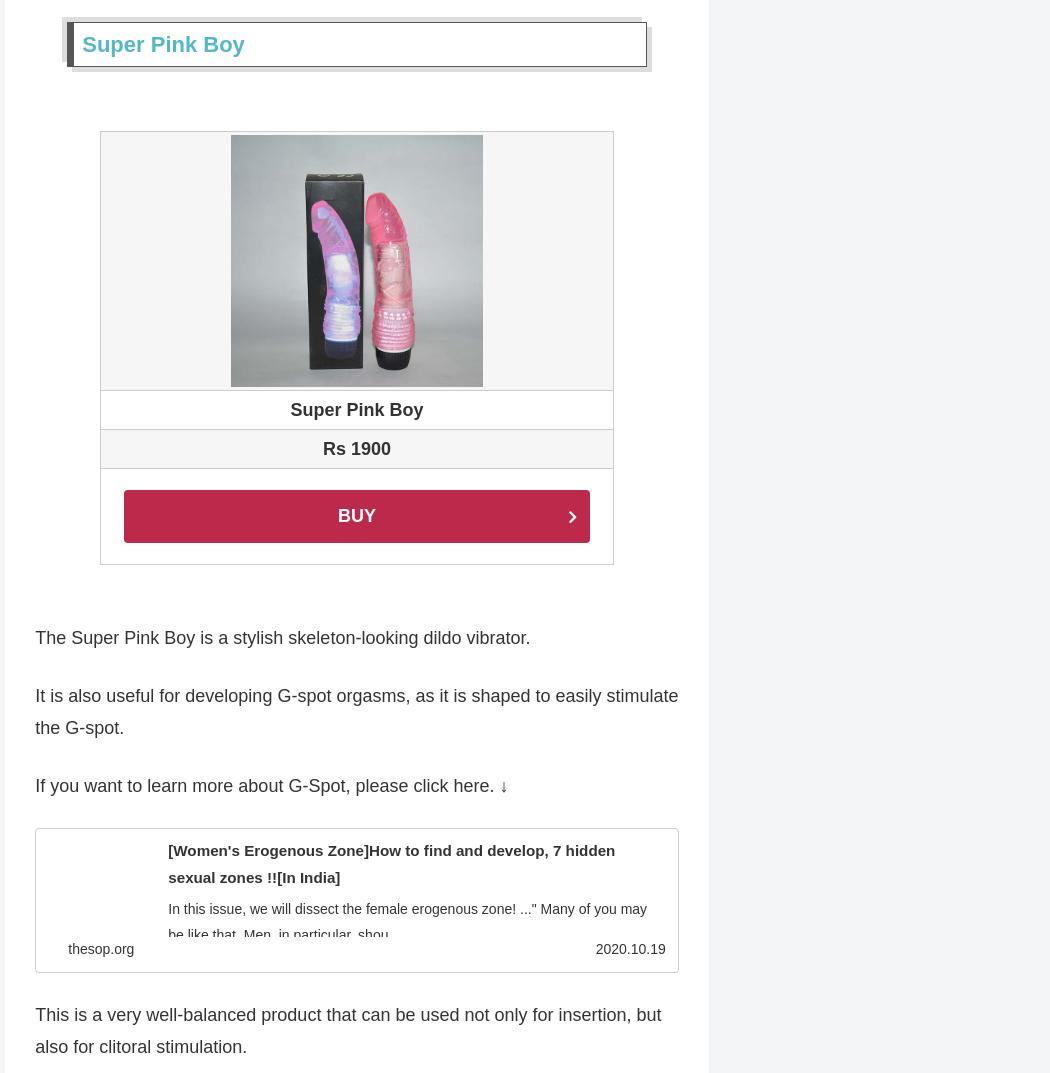 The width and height of the screenshot is (1050, 1073). I want to click on 'If you want to learn more about G-Spot, please click here. ↓', so click(270, 788).